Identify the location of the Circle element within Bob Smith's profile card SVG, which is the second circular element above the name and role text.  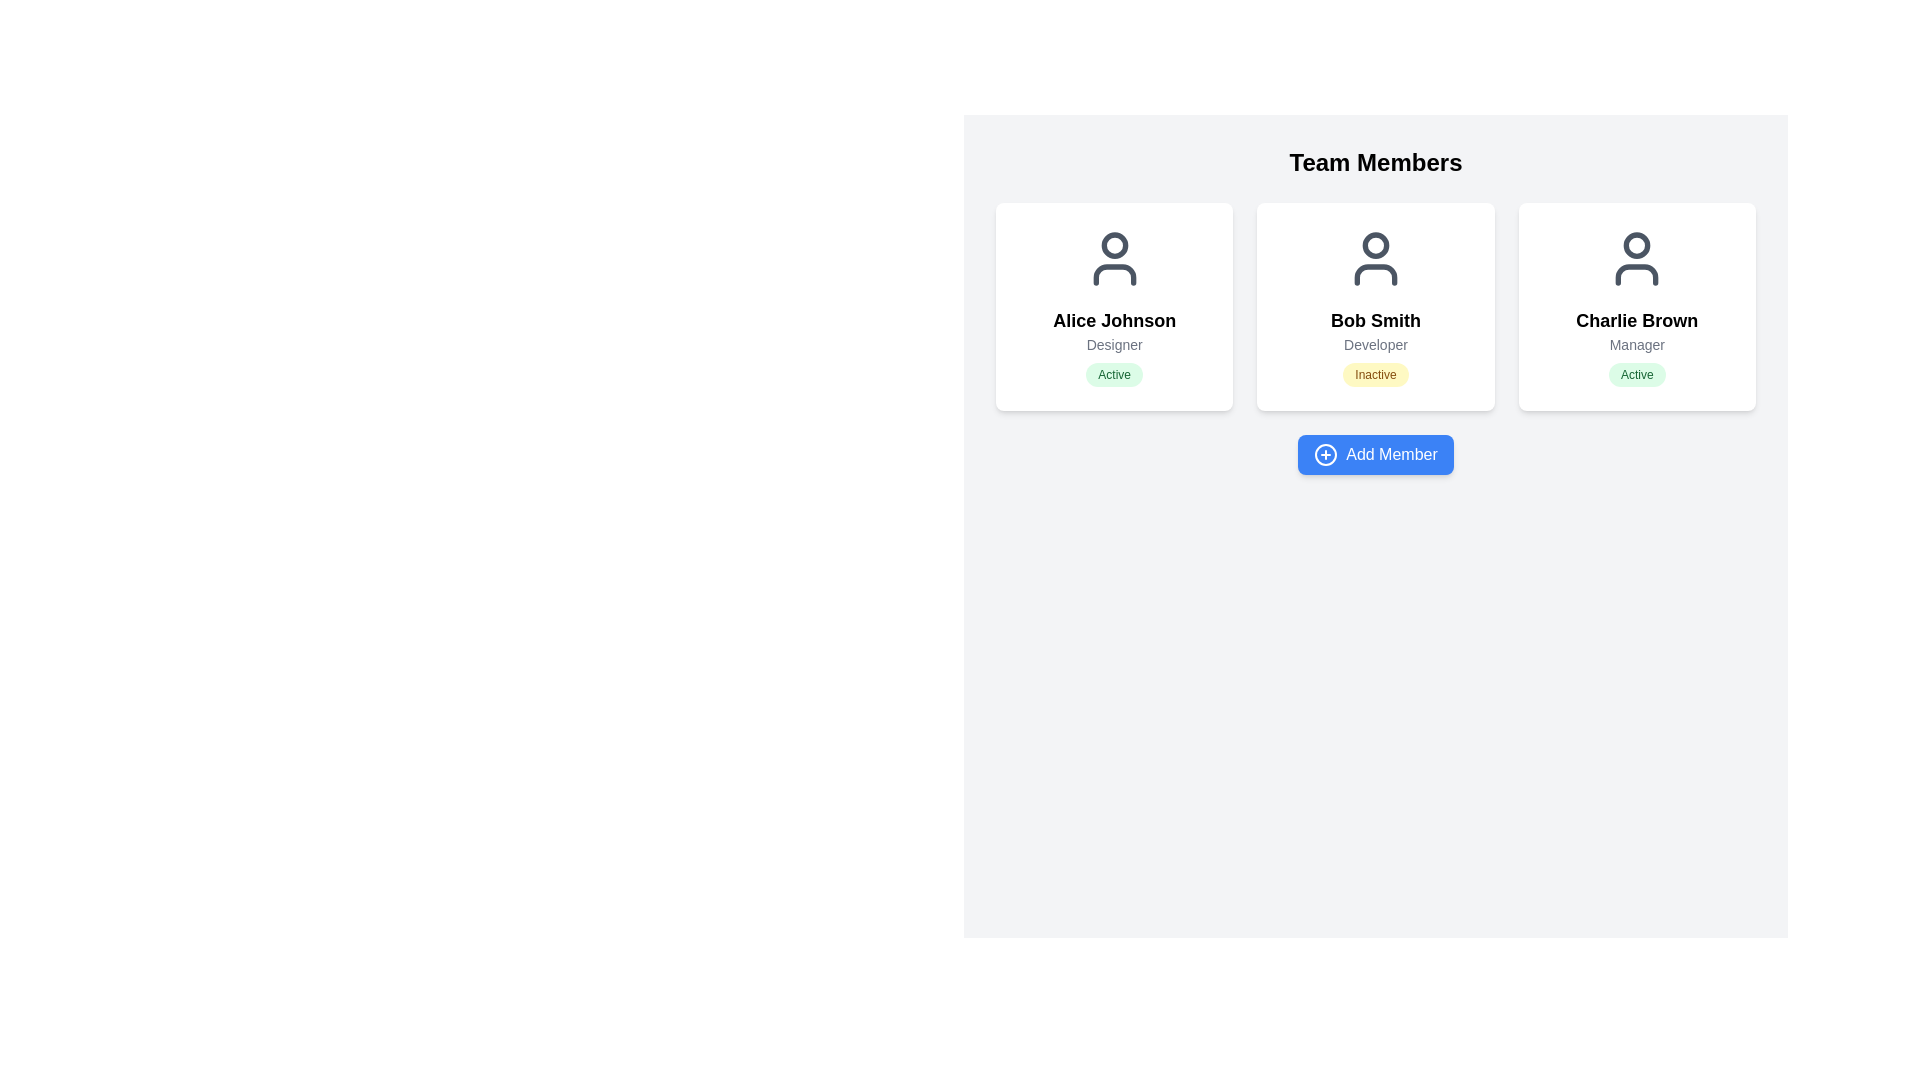
(1375, 244).